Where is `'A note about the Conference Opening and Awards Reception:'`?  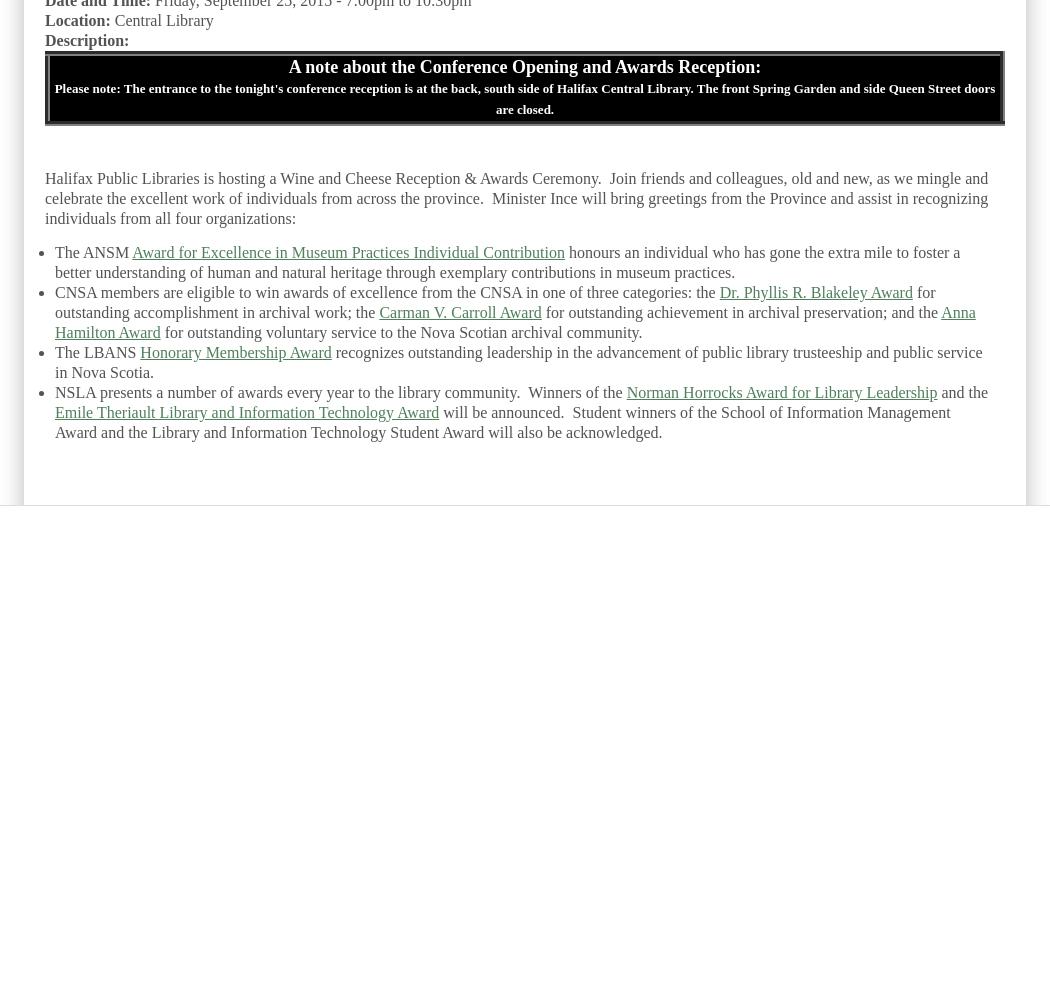 'A note about the Conference Opening and Awards Reception:' is located at coordinates (523, 66).